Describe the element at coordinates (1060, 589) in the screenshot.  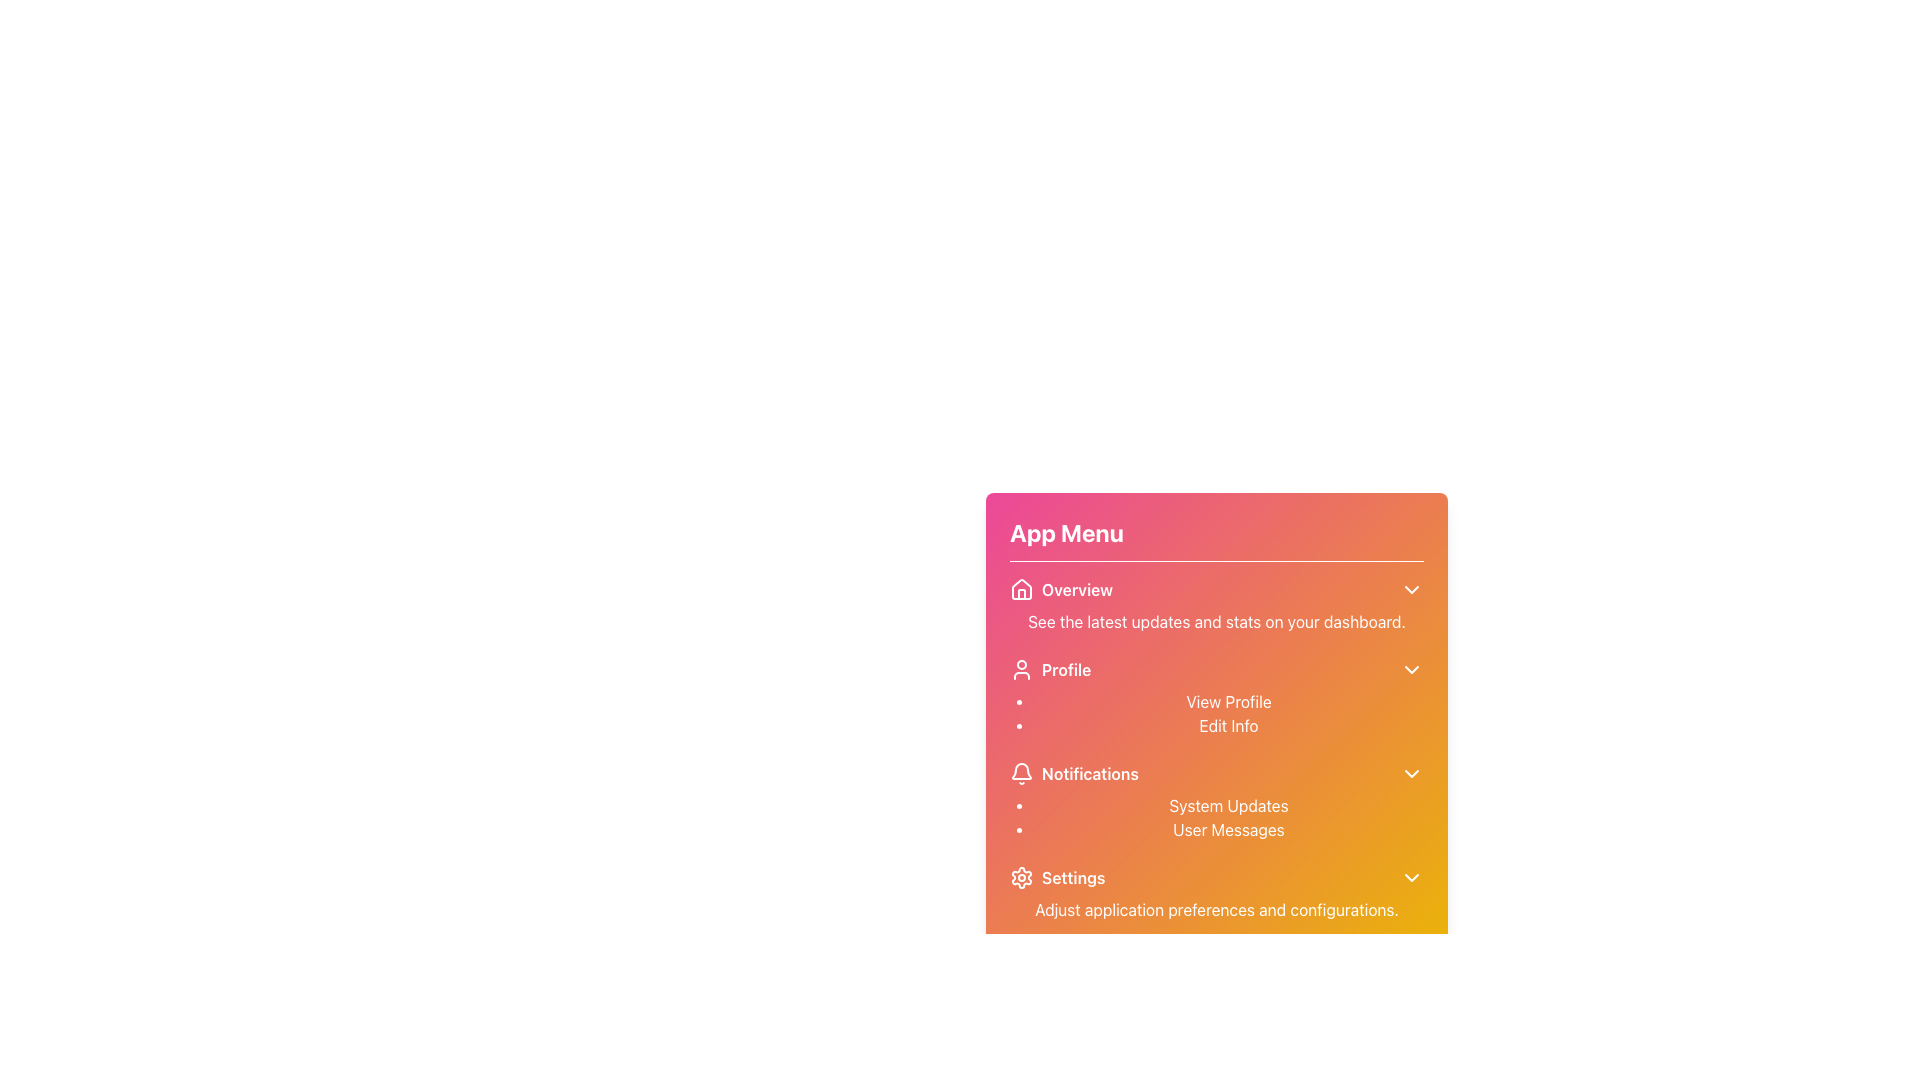
I see `the 'Overview' button in the sidebar menu for keyboard navigation` at that location.